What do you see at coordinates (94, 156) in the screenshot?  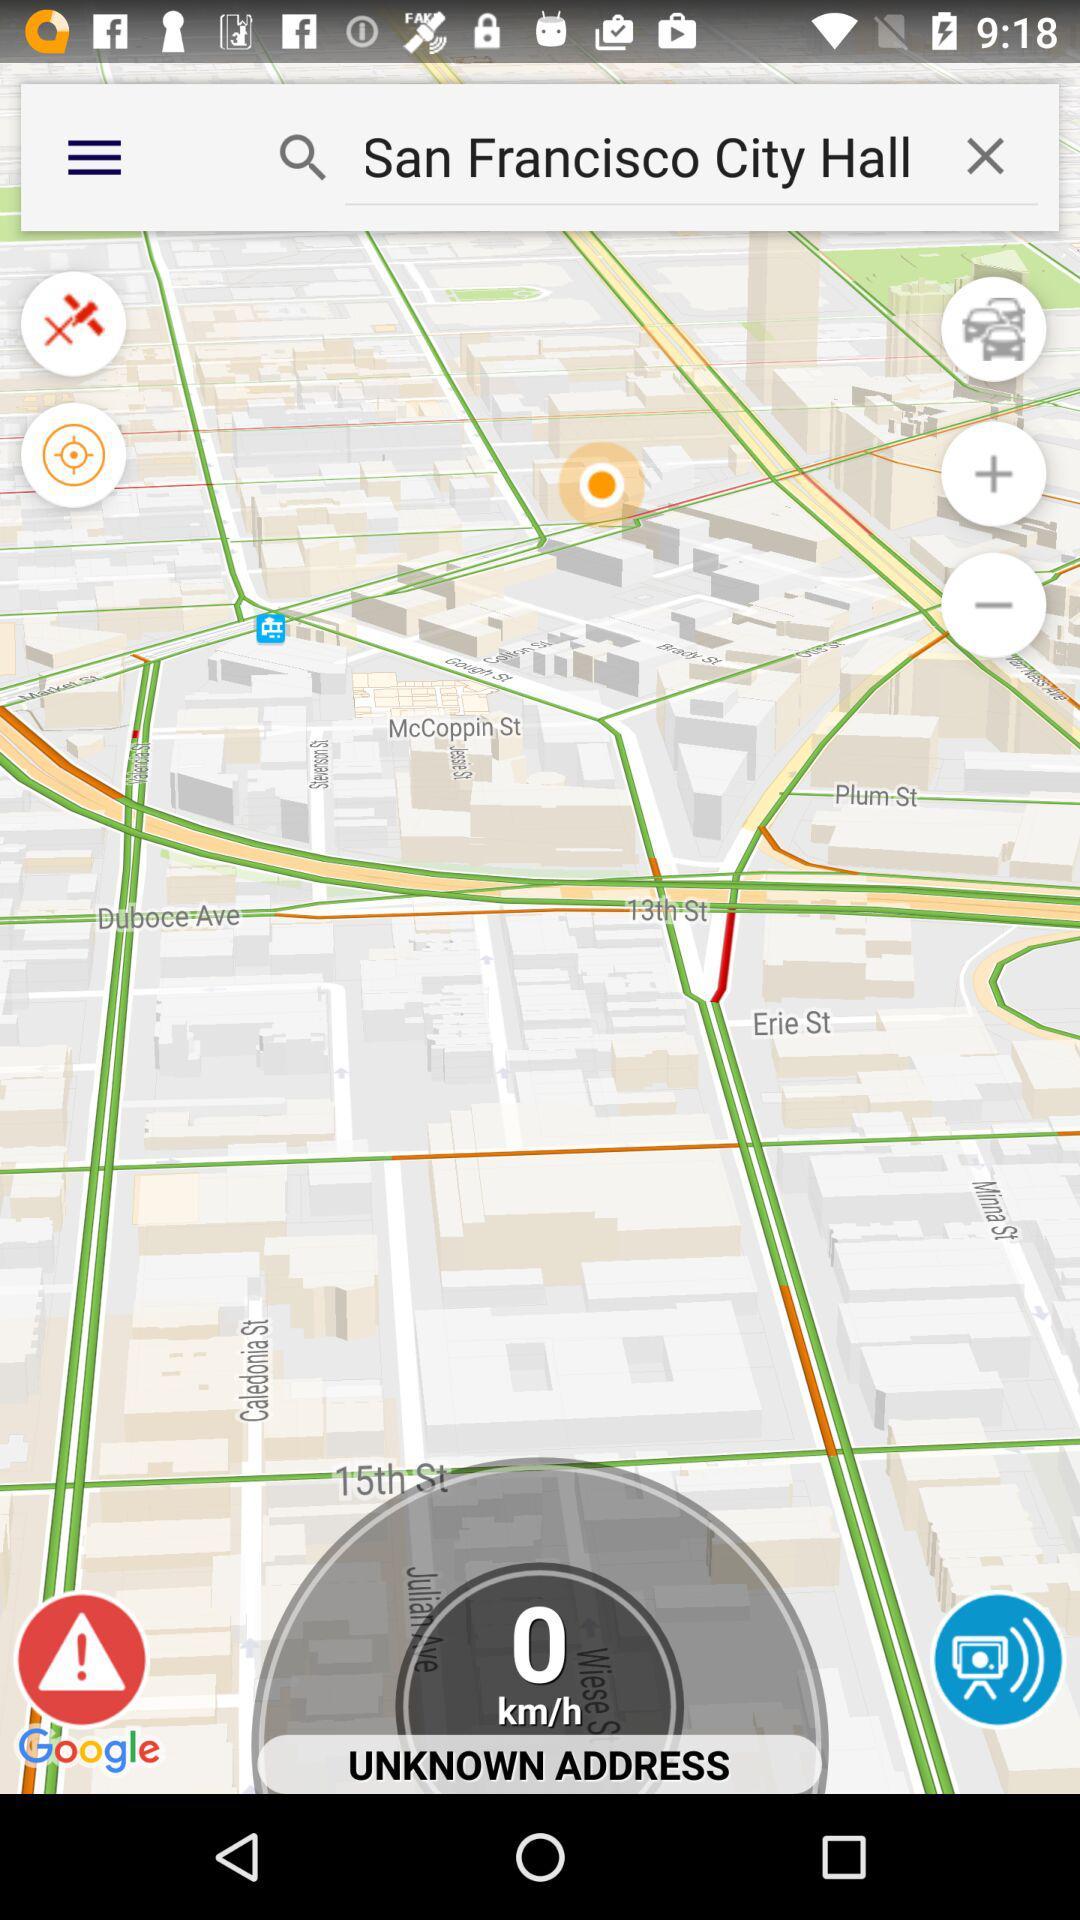 I see `the more option on the top left corner` at bounding box center [94, 156].